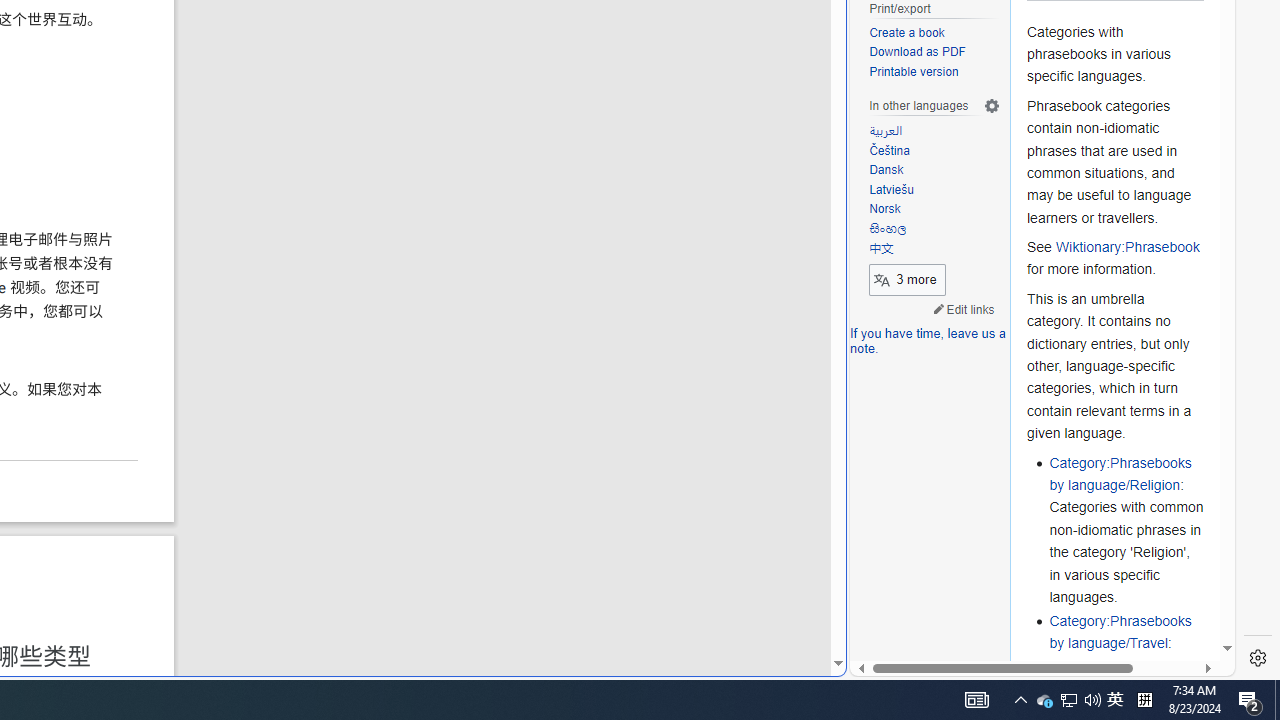 This screenshot has height=720, width=1280. What do you see at coordinates (934, 71) in the screenshot?
I see `'Printable version'` at bounding box center [934, 71].